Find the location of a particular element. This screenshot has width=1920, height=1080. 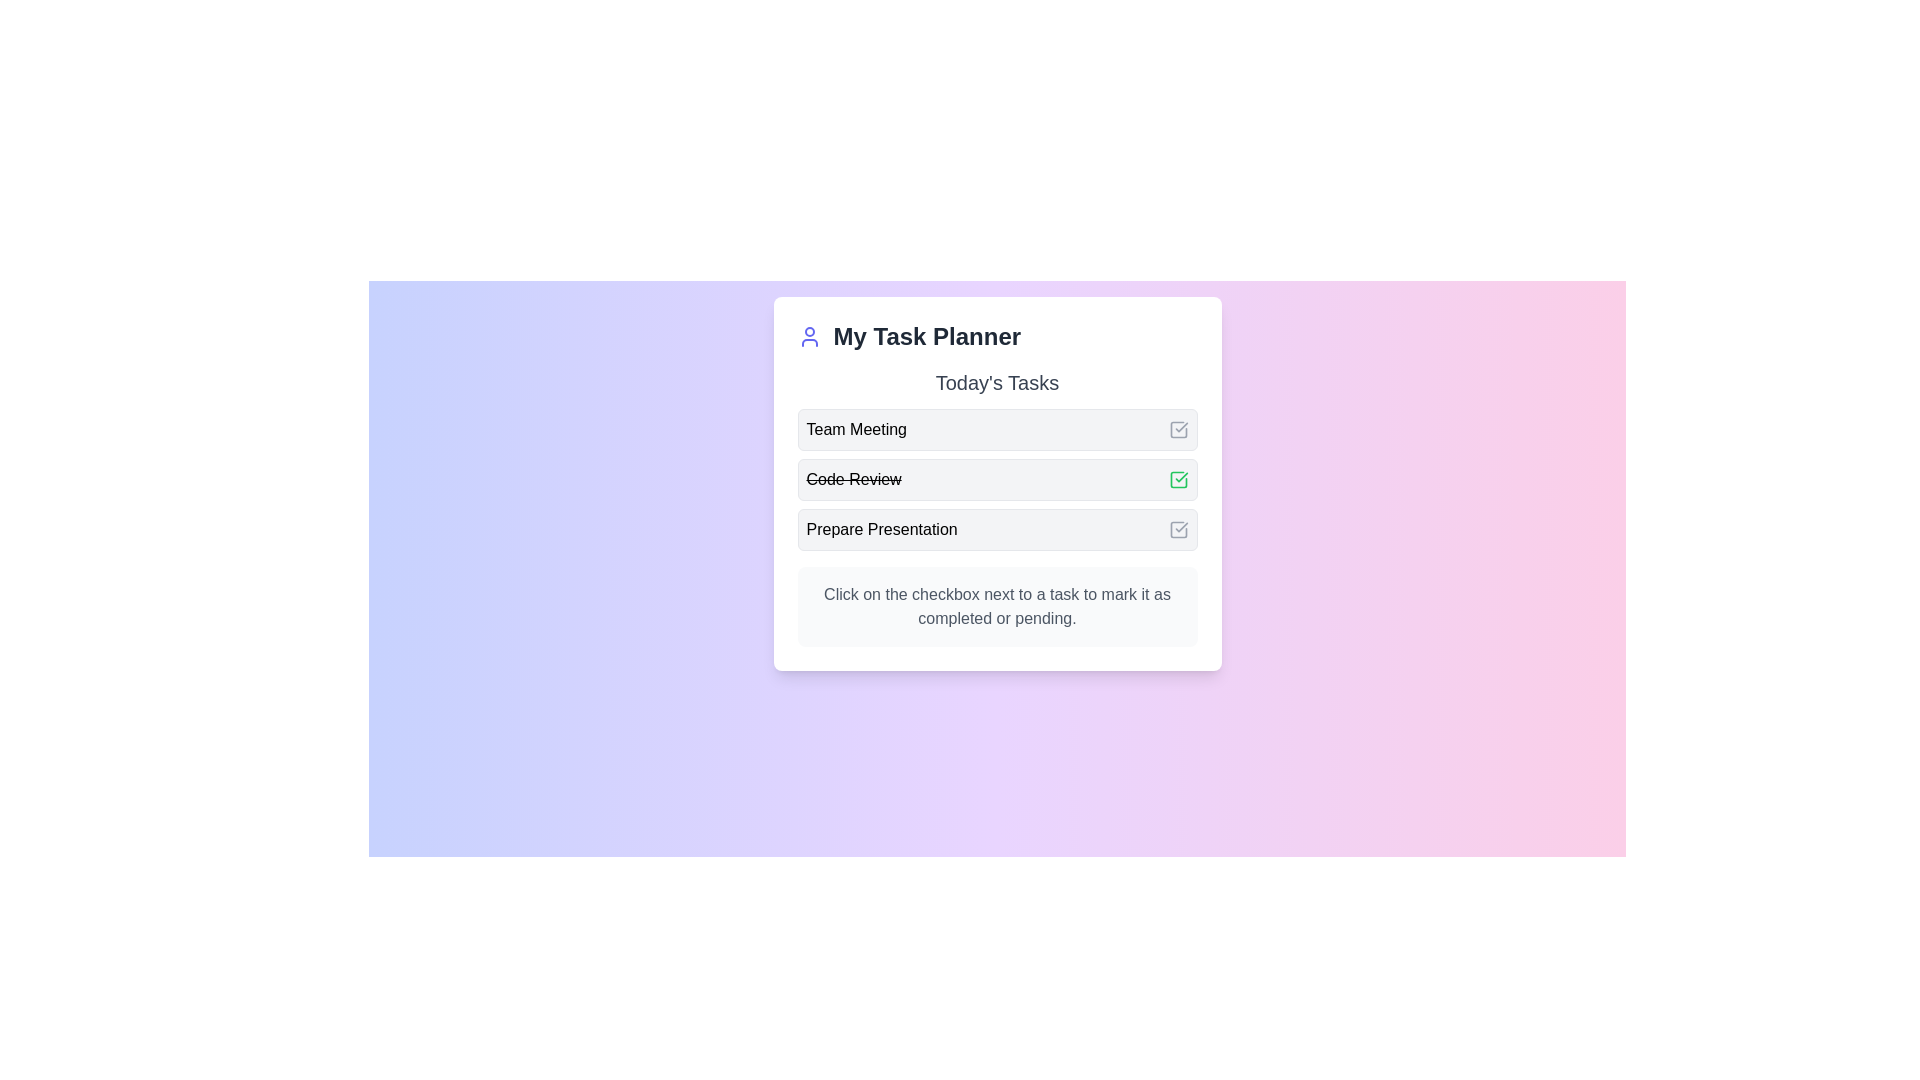

the heading element titled 'Today's Tasks', which is styled with a bold font and larger text size, appearing in medium gray color above the task list is located at coordinates (997, 382).